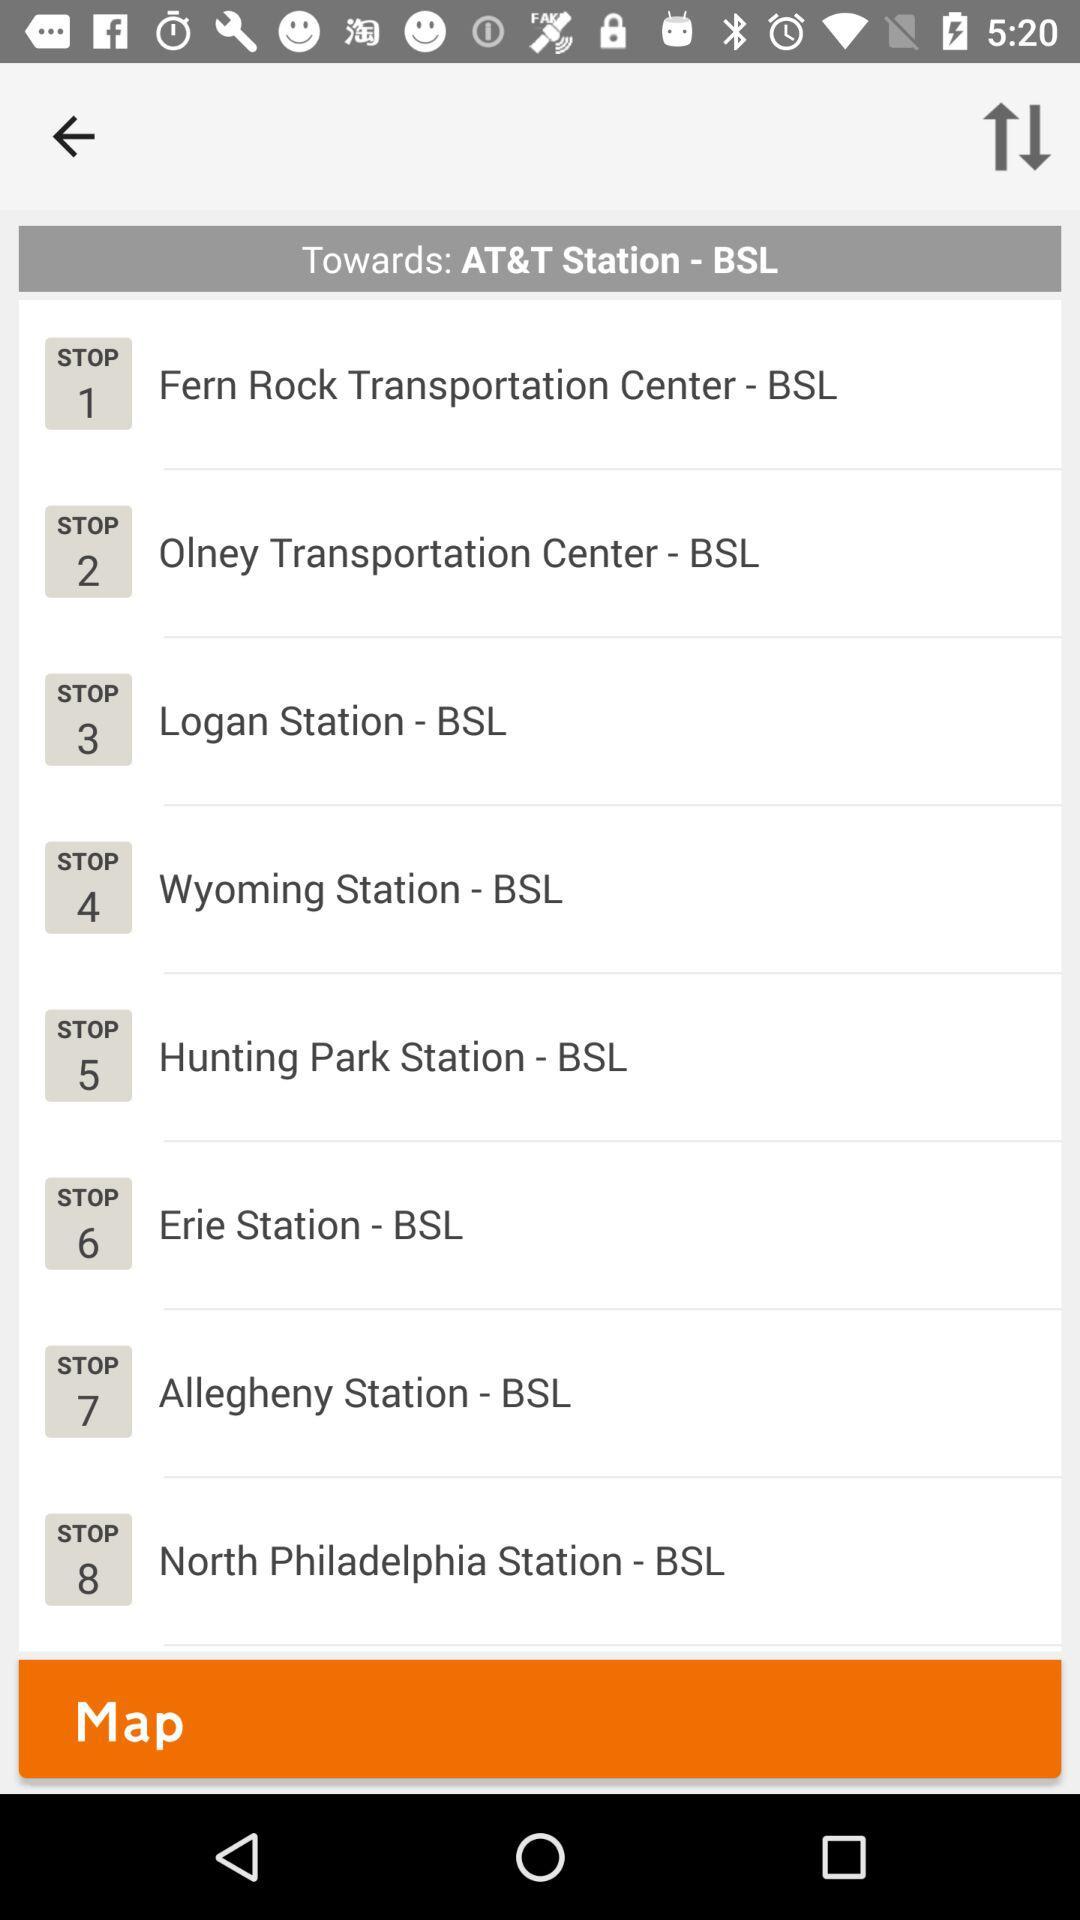  I want to click on the icon next to olney transportation center icon, so click(87, 568).